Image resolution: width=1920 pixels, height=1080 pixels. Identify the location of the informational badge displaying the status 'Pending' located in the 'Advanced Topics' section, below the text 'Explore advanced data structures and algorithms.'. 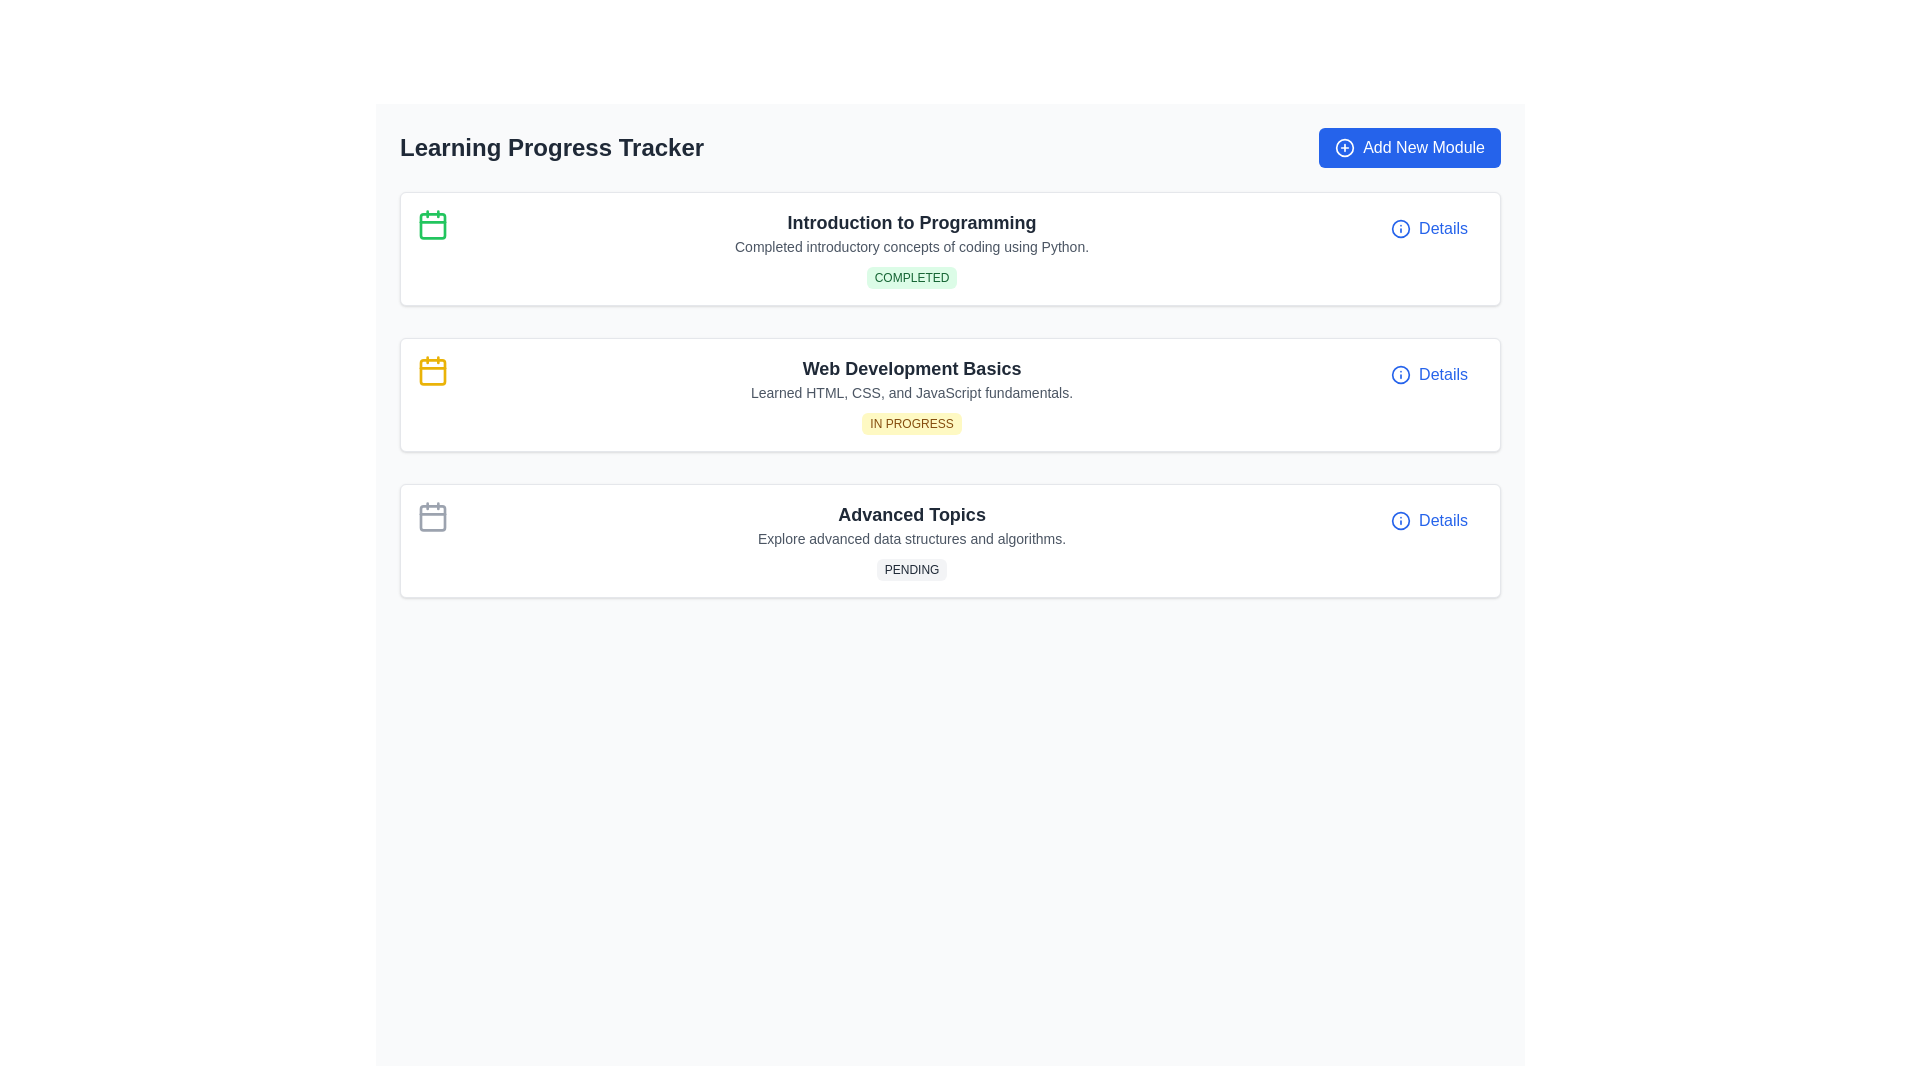
(911, 570).